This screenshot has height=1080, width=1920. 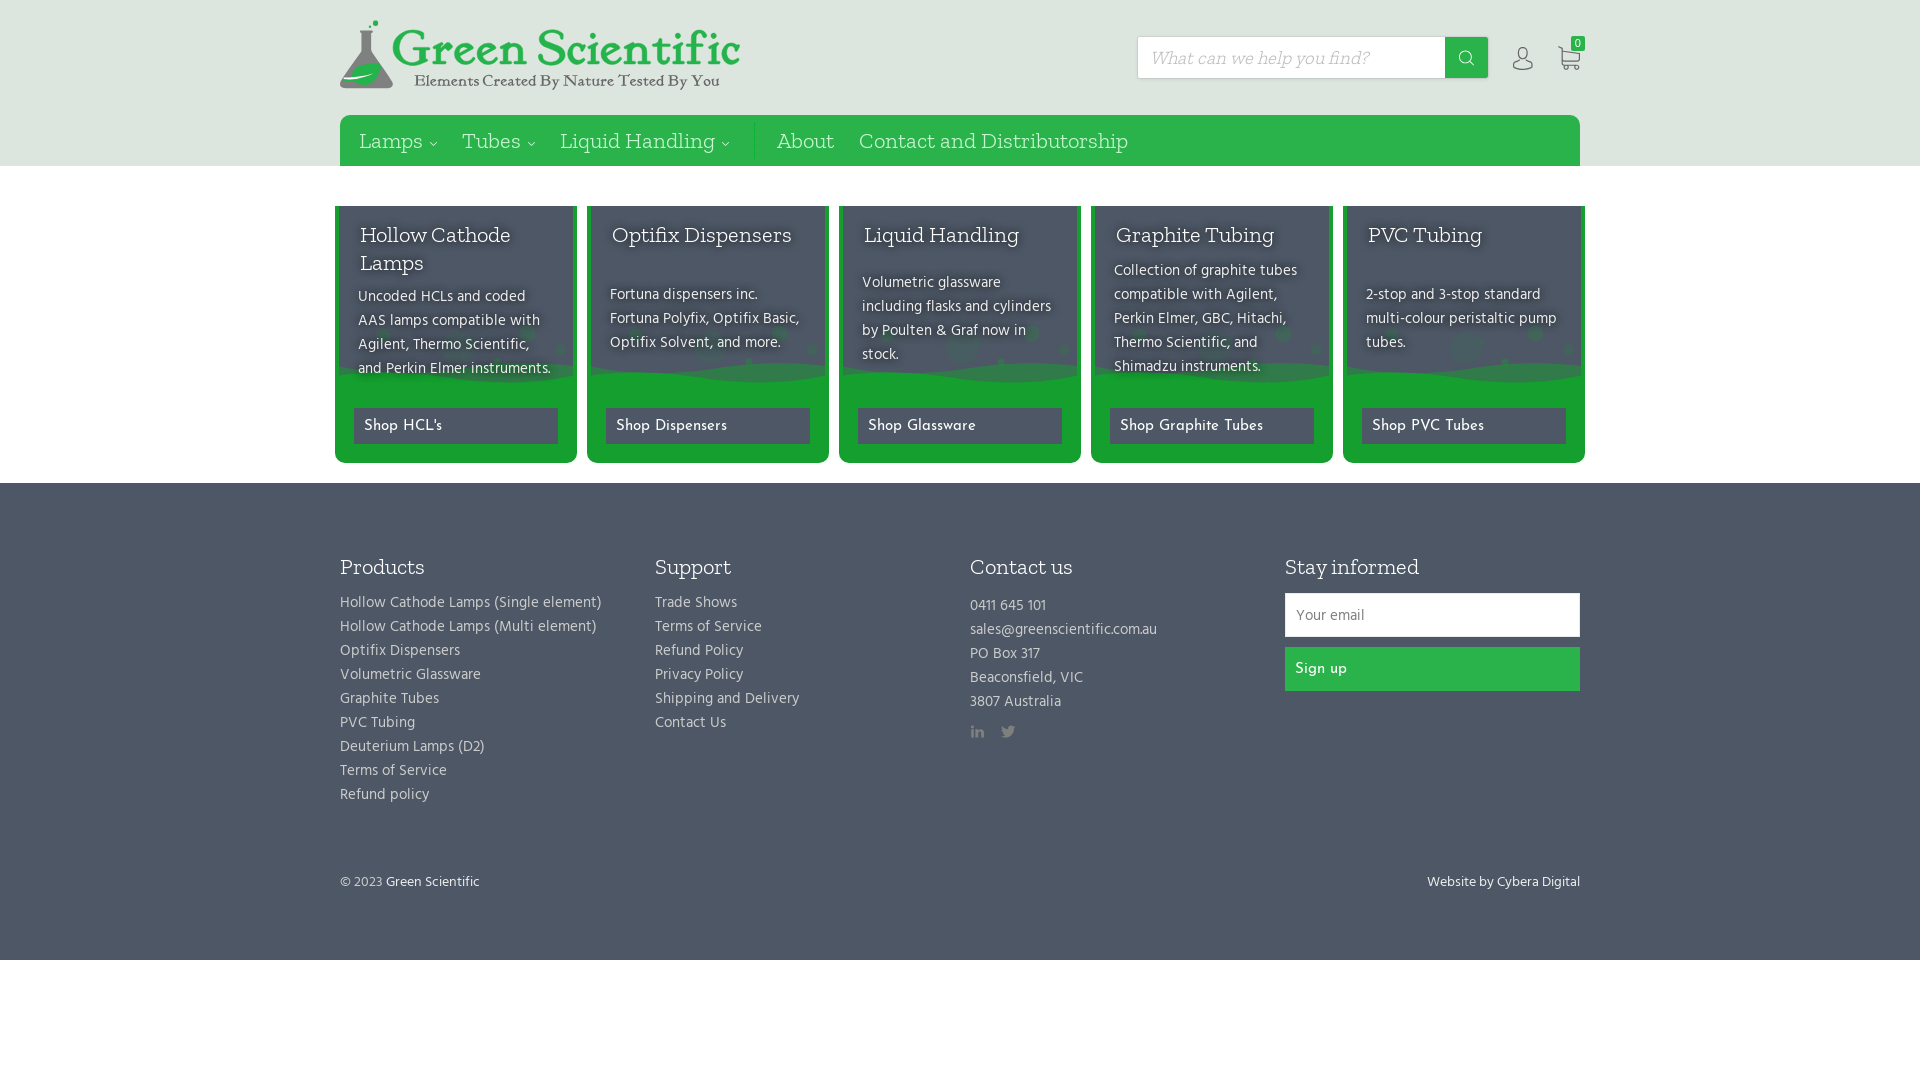 I want to click on '2-stop', so click(x=1365, y=296).